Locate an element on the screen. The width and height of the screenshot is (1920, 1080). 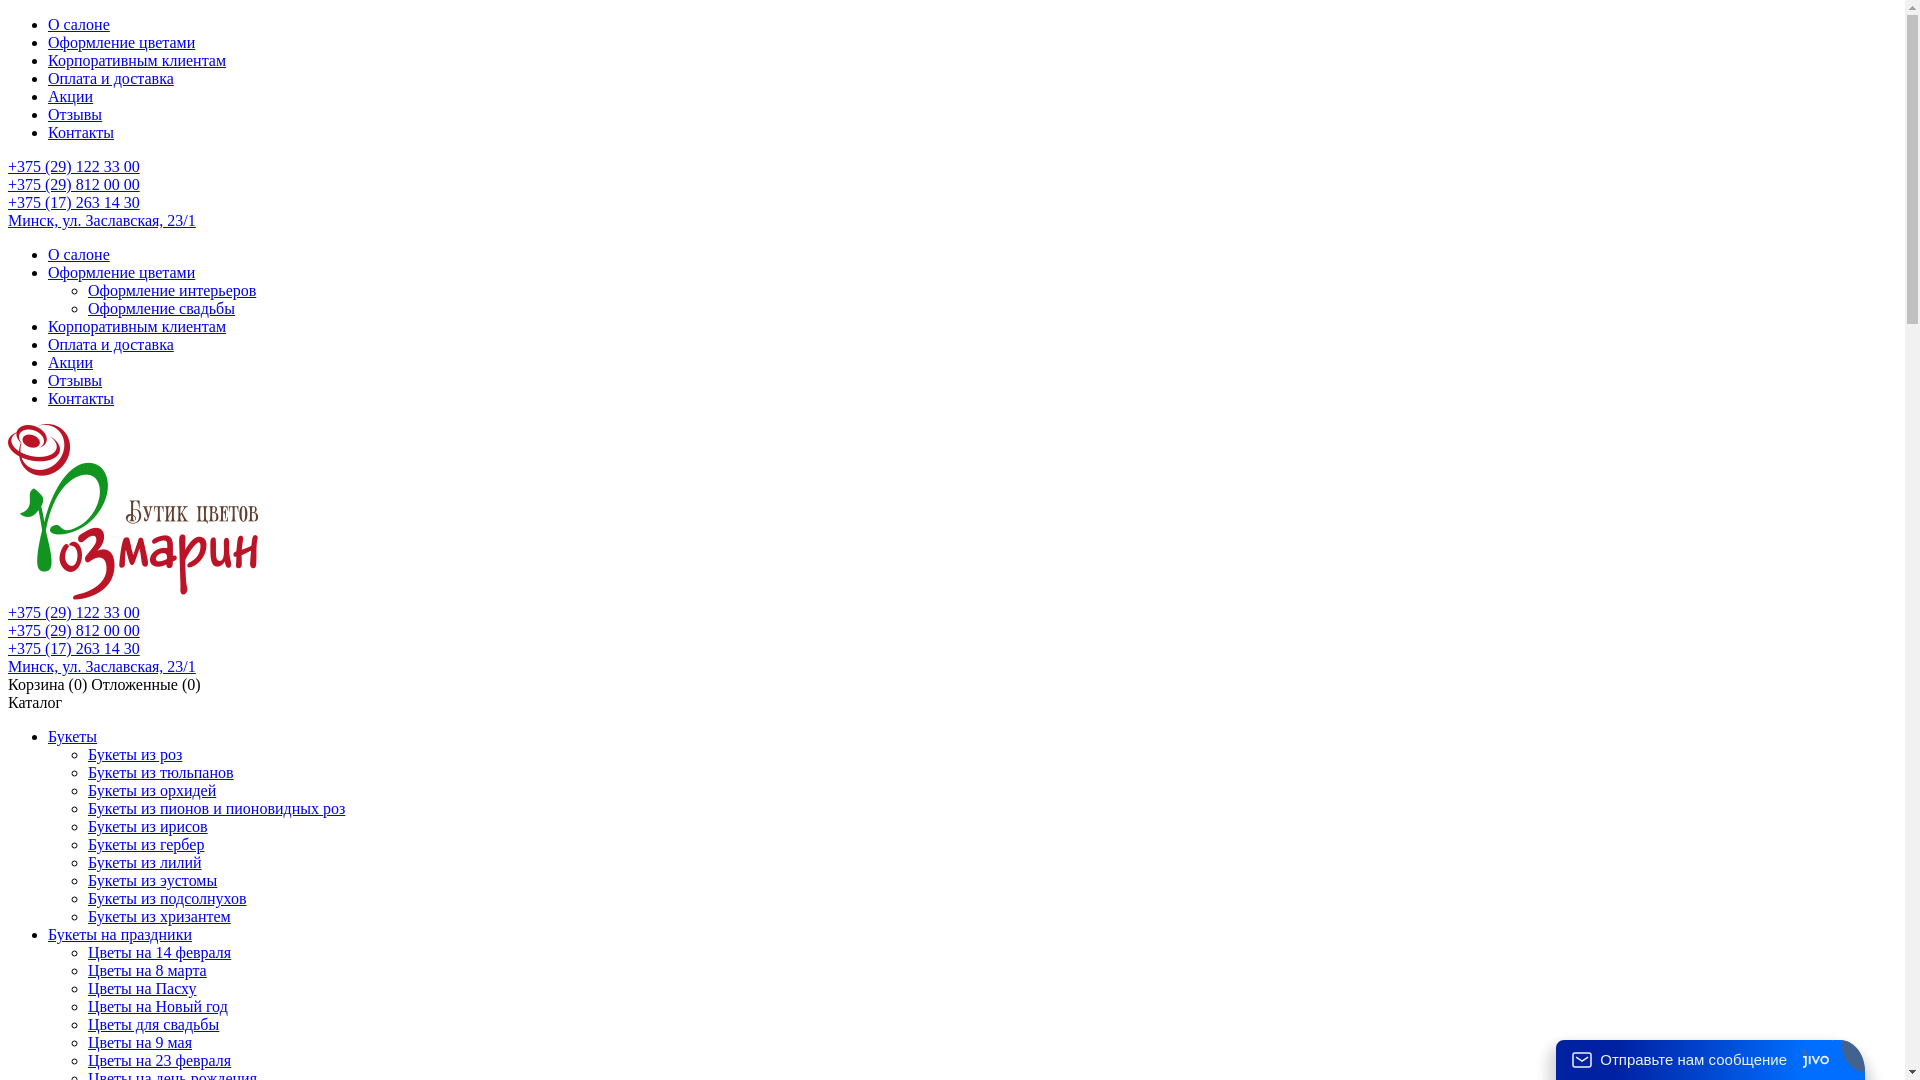
'+375 (17) 263 14 30' is located at coordinates (73, 648).